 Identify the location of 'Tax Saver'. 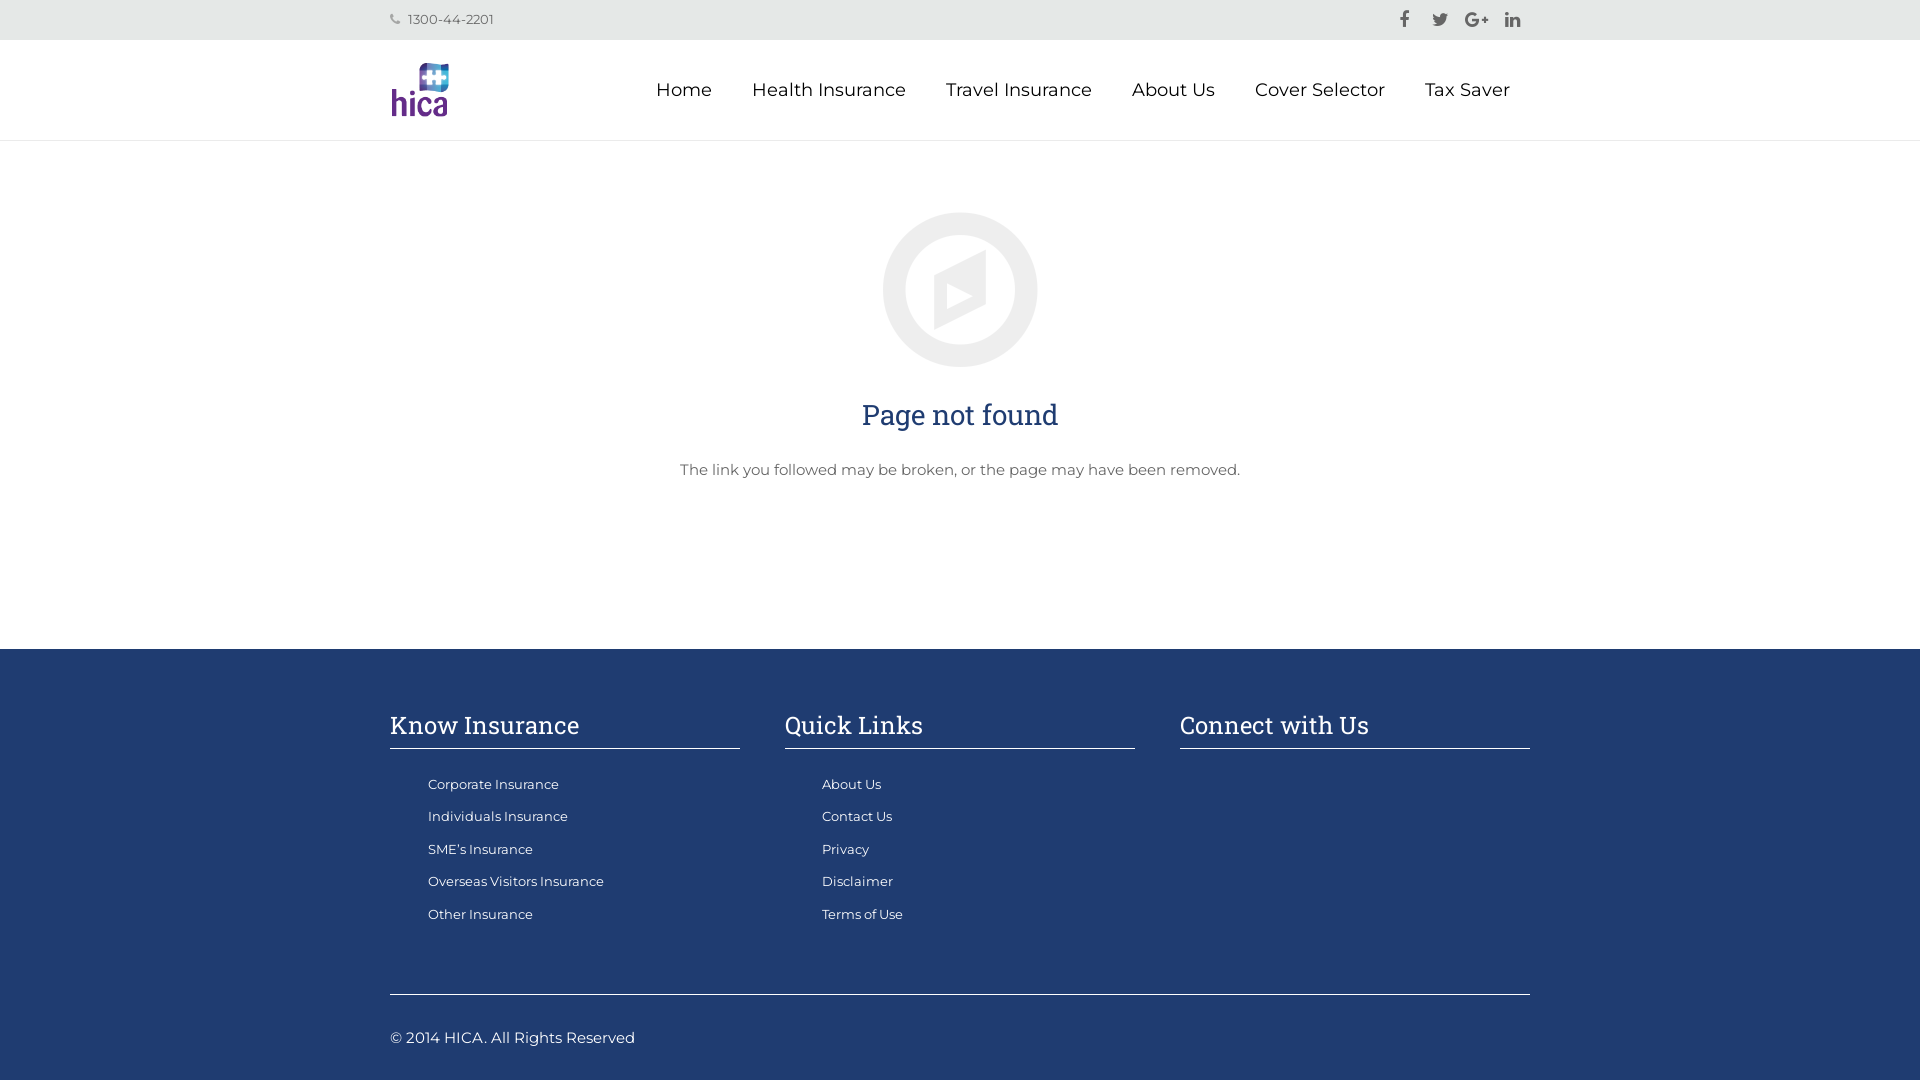
(1467, 88).